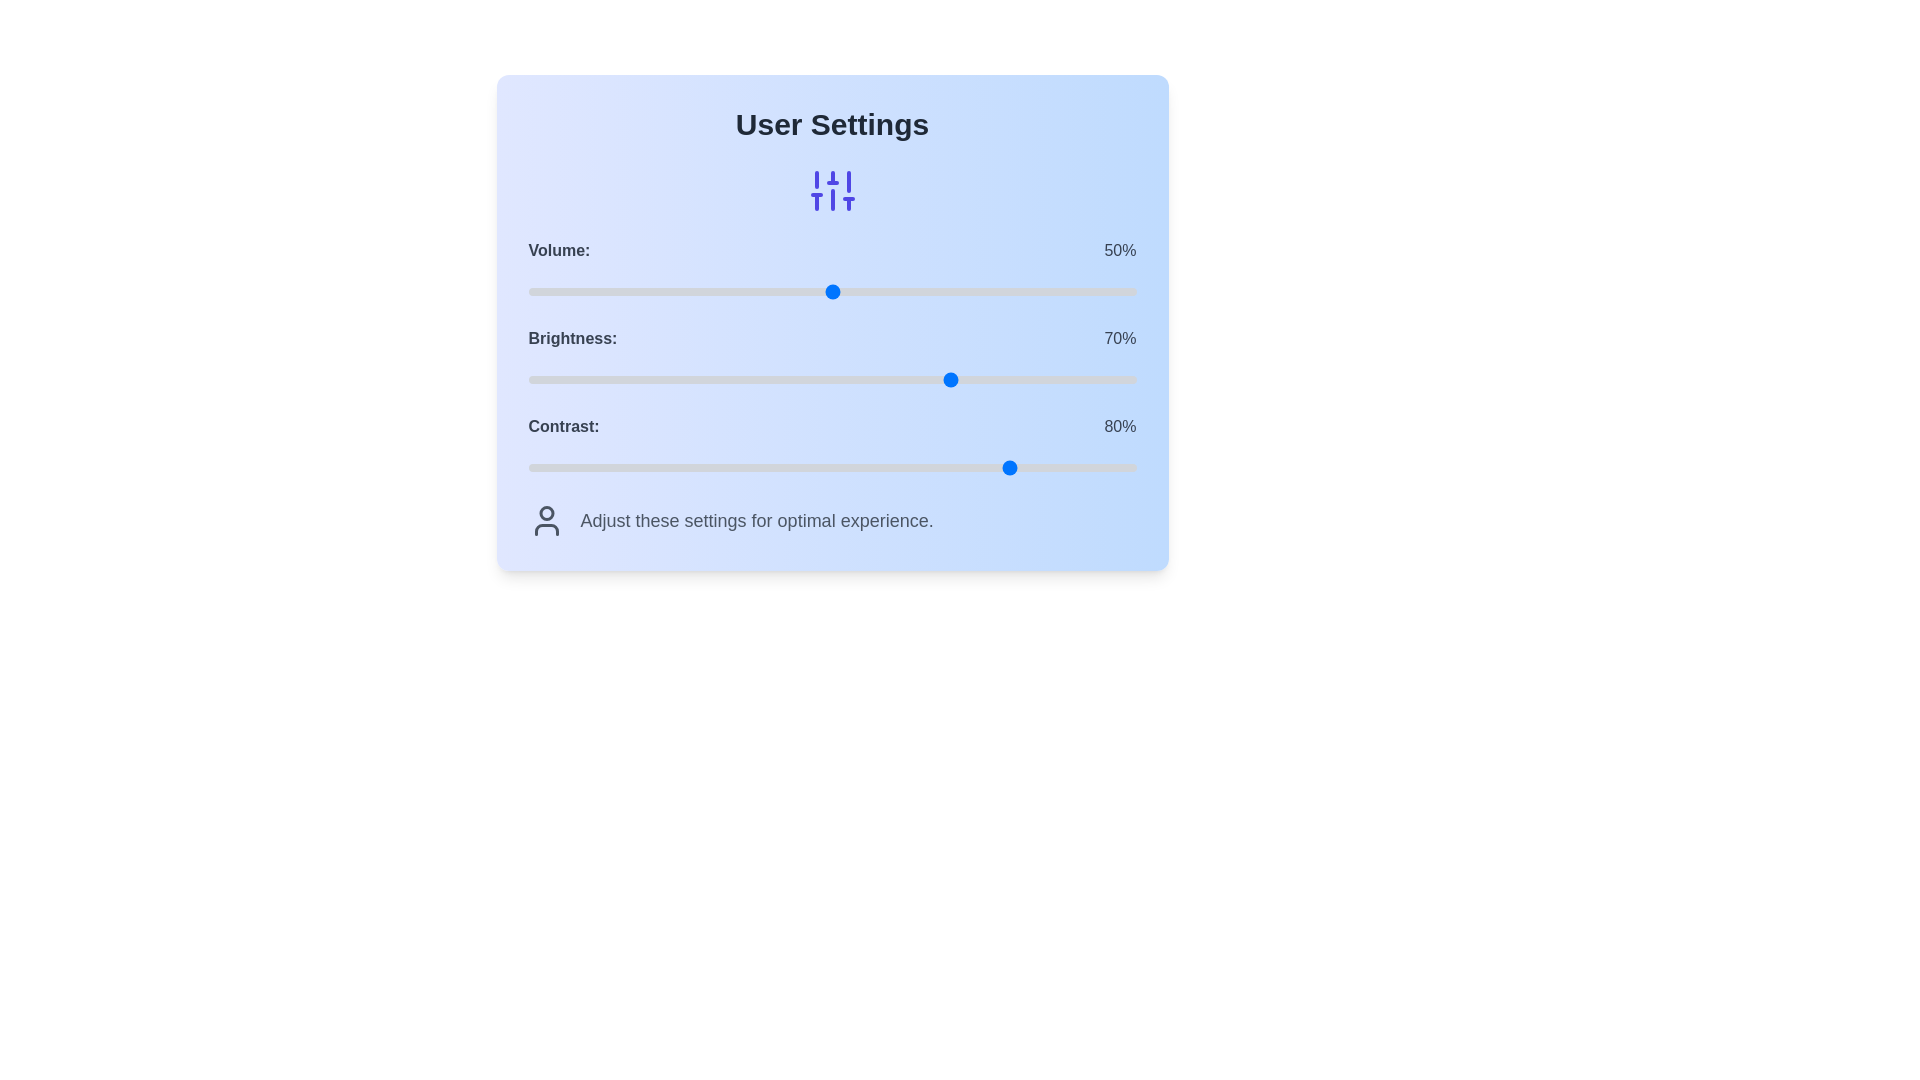 The width and height of the screenshot is (1920, 1080). I want to click on current brightness level displayed on the brightness slider control, which shows 'Brightness: 70%' next to the slider, so click(832, 357).